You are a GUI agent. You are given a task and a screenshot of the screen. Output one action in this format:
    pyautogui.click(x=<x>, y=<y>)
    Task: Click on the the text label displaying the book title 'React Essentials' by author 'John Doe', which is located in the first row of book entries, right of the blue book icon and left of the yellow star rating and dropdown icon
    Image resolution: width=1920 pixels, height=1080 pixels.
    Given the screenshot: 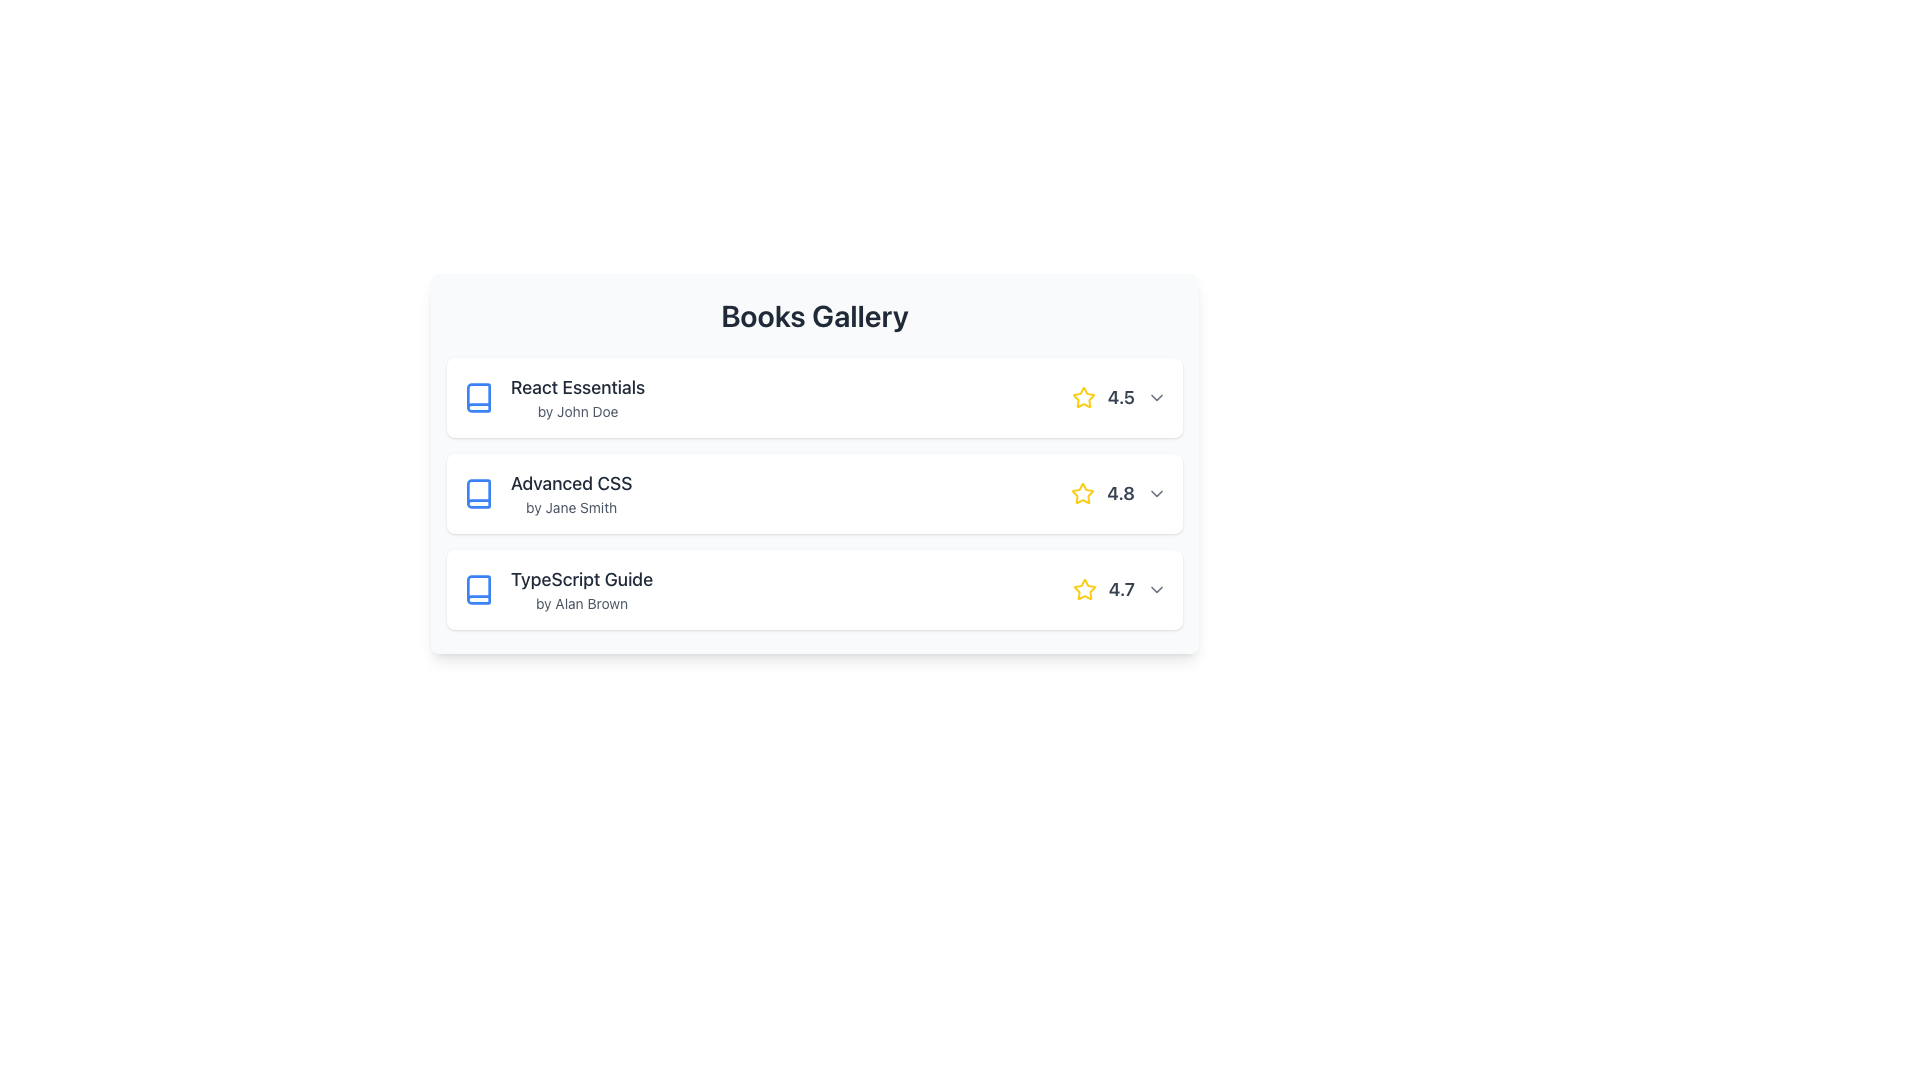 What is the action you would take?
    pyautogui.click(x=577, y=397)
    